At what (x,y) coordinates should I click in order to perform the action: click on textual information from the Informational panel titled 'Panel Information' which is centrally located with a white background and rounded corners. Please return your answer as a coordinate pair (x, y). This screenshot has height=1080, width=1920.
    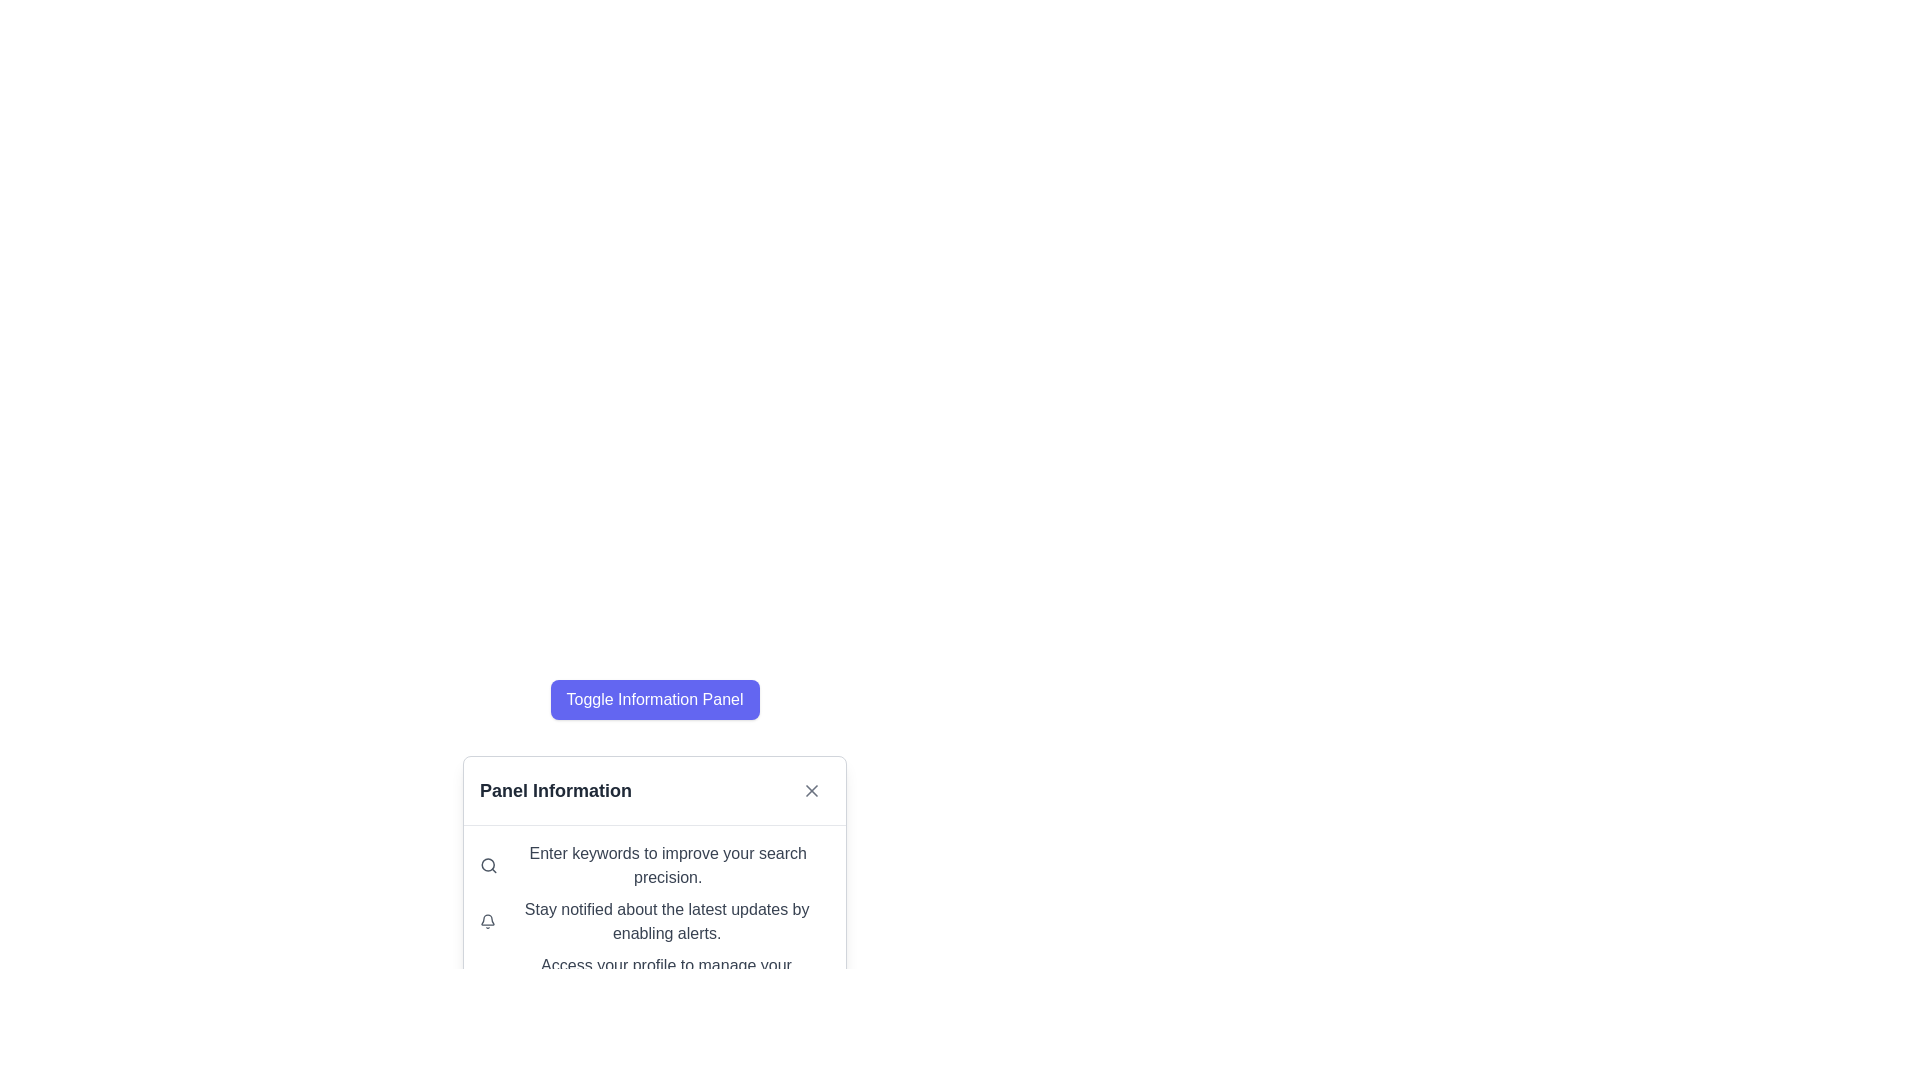
    Looking at the image, I should click on (654, 791).